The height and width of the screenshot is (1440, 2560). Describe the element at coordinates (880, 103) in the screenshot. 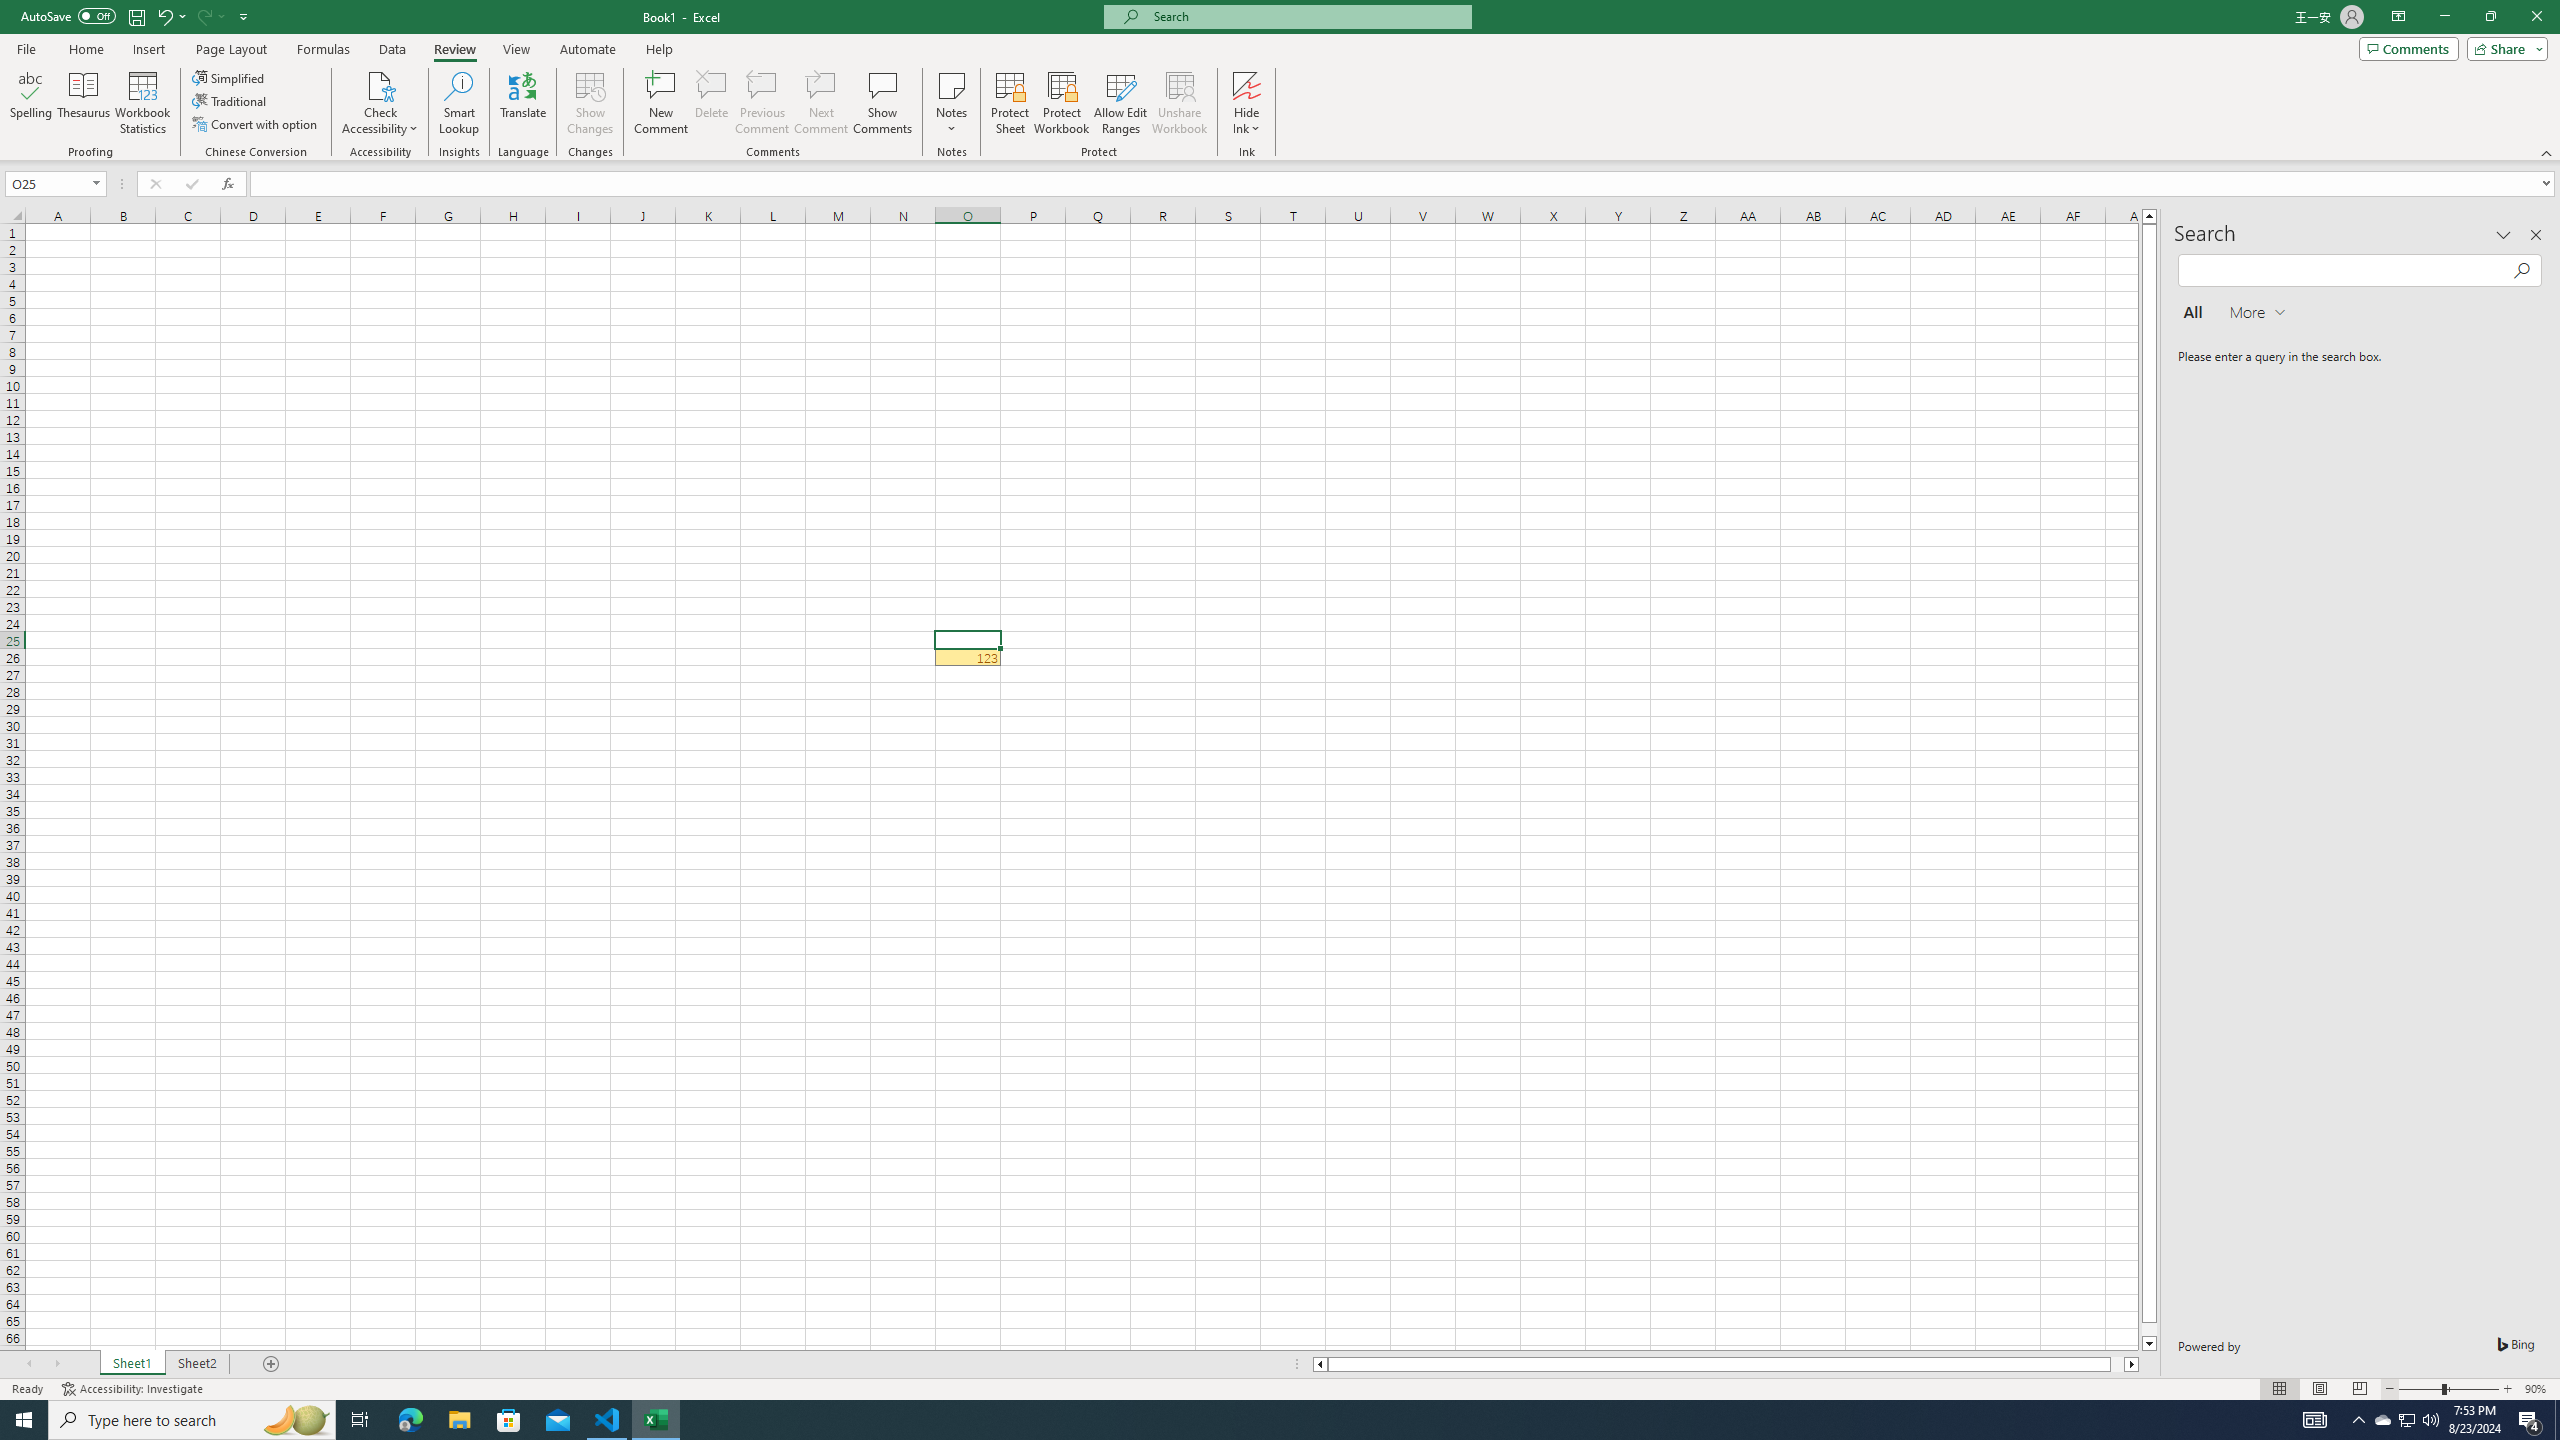

I see `'Show Comments'` at that location.